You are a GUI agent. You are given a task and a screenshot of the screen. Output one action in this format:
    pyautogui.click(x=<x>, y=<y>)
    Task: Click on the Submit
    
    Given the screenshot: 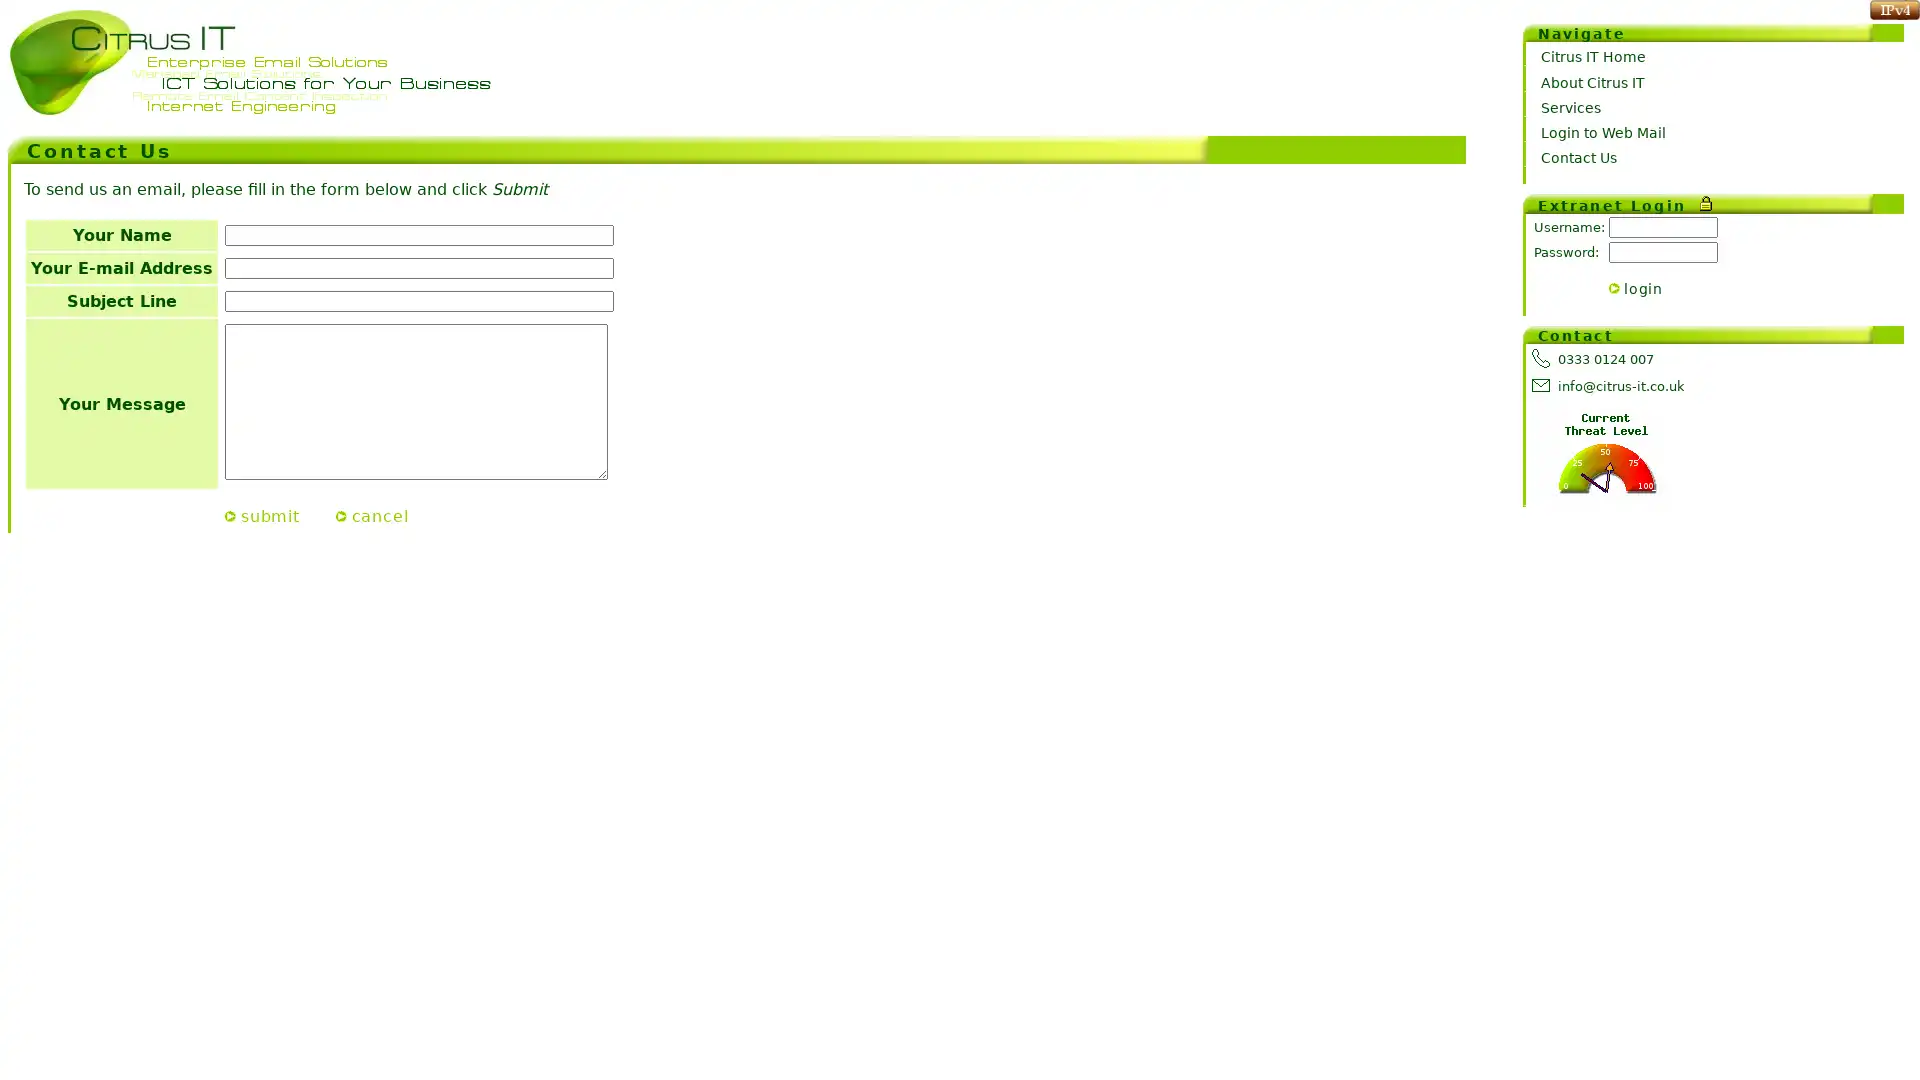 What is the action you would take?
    pyautogui.click(x=230, y=515)
    